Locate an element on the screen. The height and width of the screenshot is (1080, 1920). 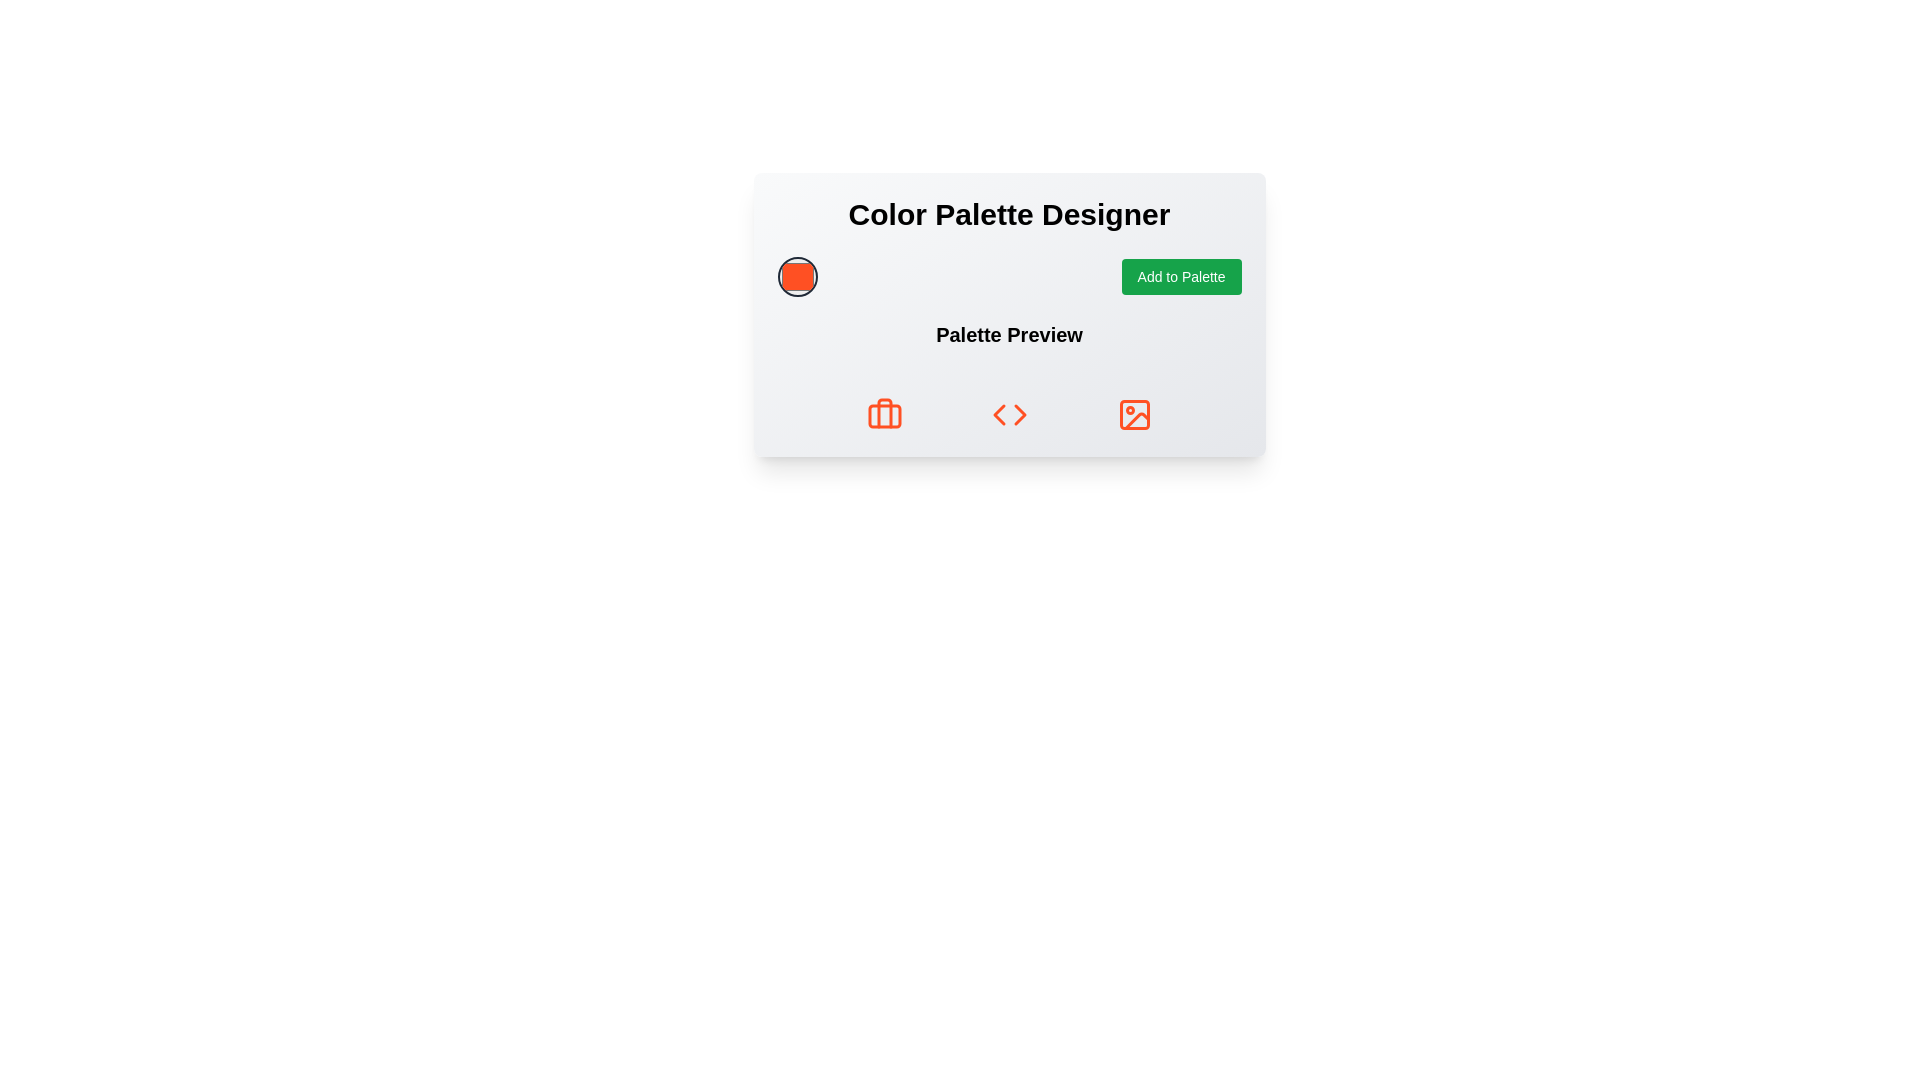
the rounded rectangular Decorative SVG component that resembles a briefcase icon, located below the 'Palette Preview' label is located at coordinates (883, 415).